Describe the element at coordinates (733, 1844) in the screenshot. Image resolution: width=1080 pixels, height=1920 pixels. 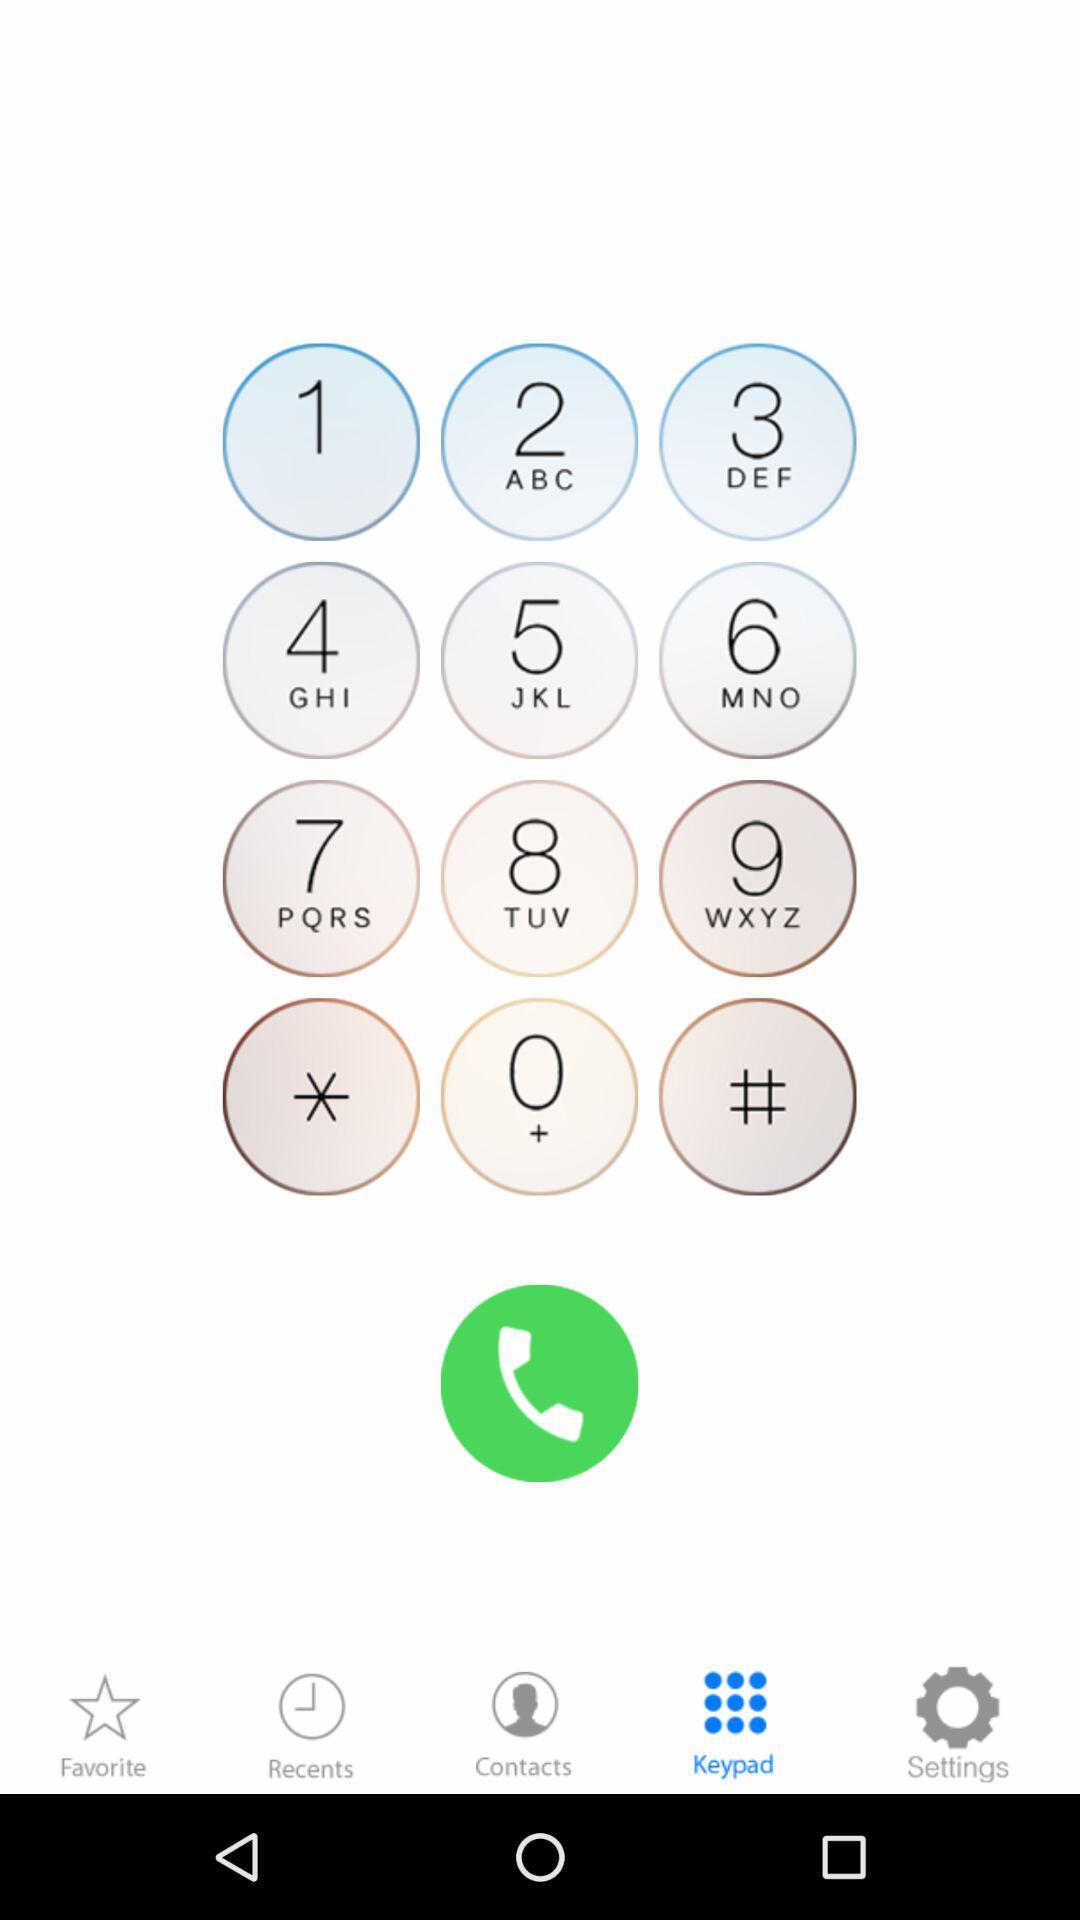
I see `the dialpad icon` at that location.